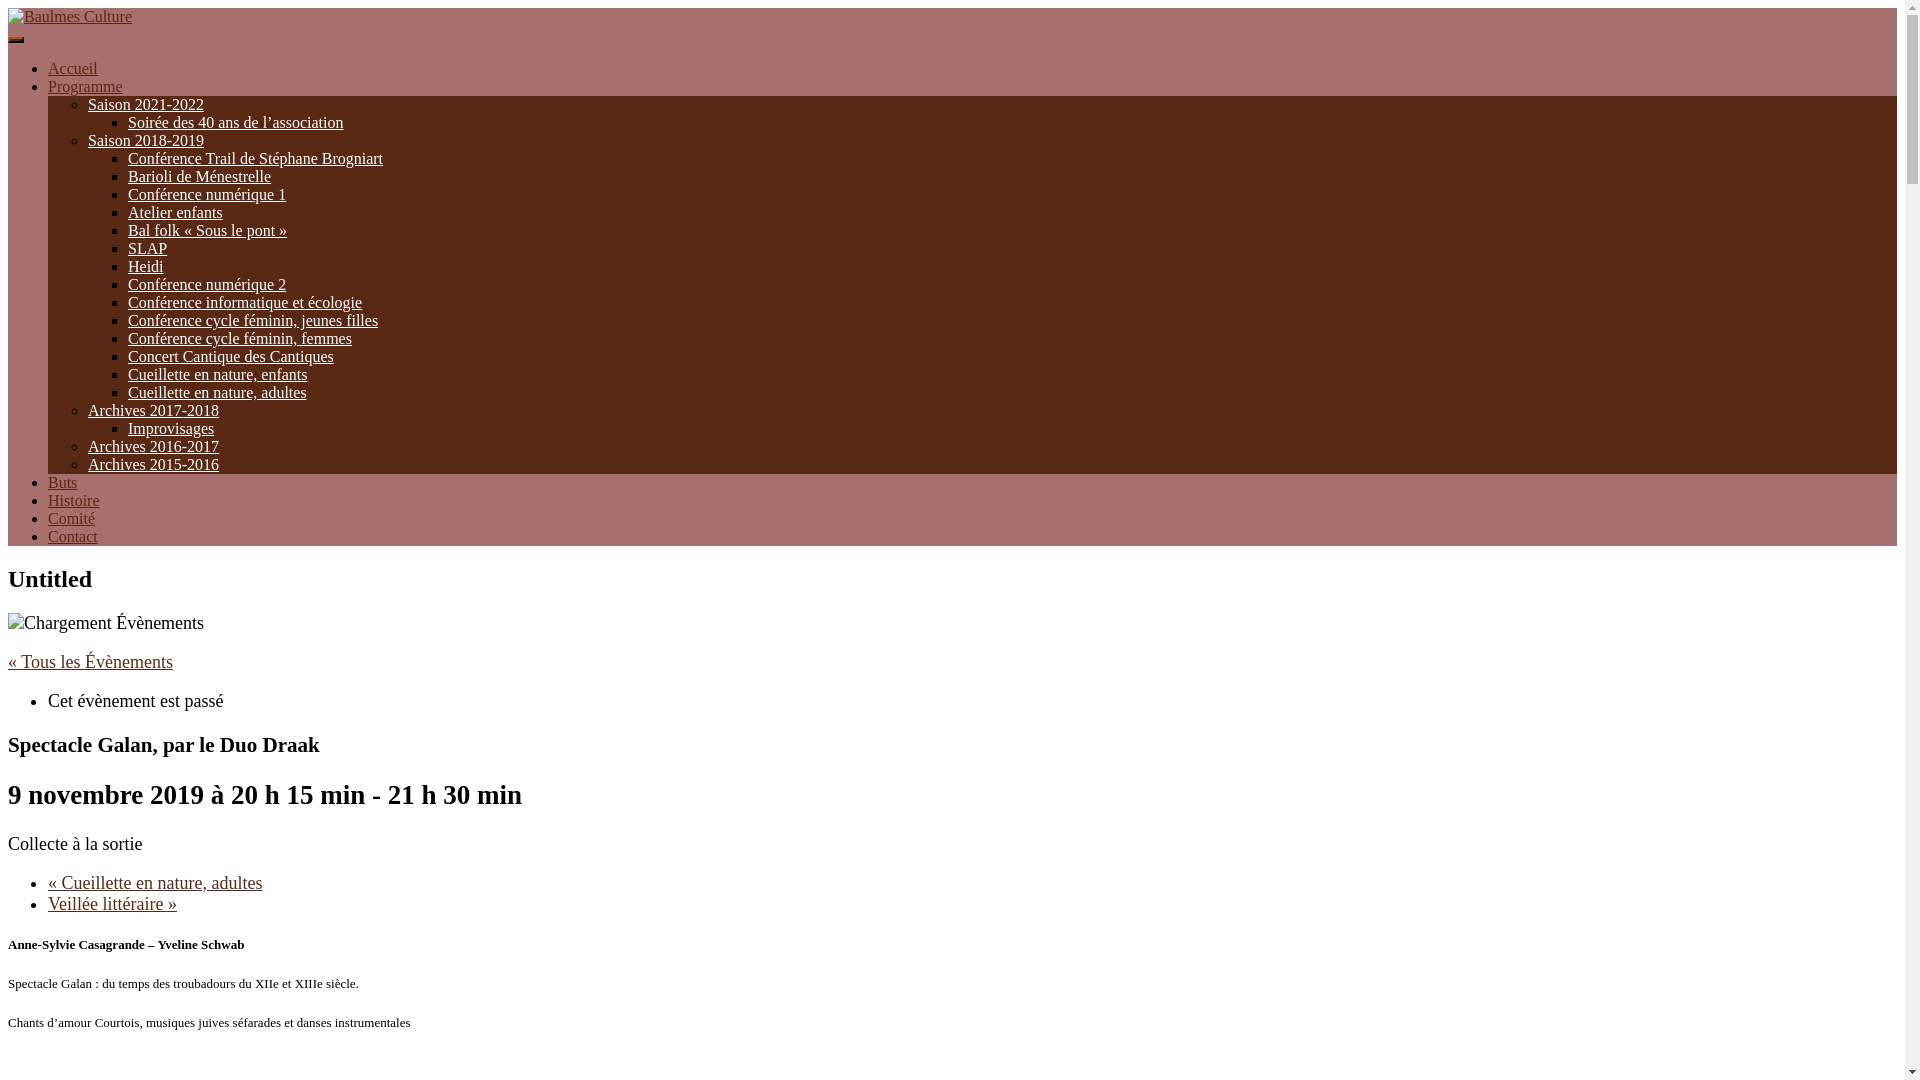 The image size is (1920, 1080). Describe the element at coordinates (217, 374) in the screenshot. I see `'Cueillette en nature, enfants'` at that location.